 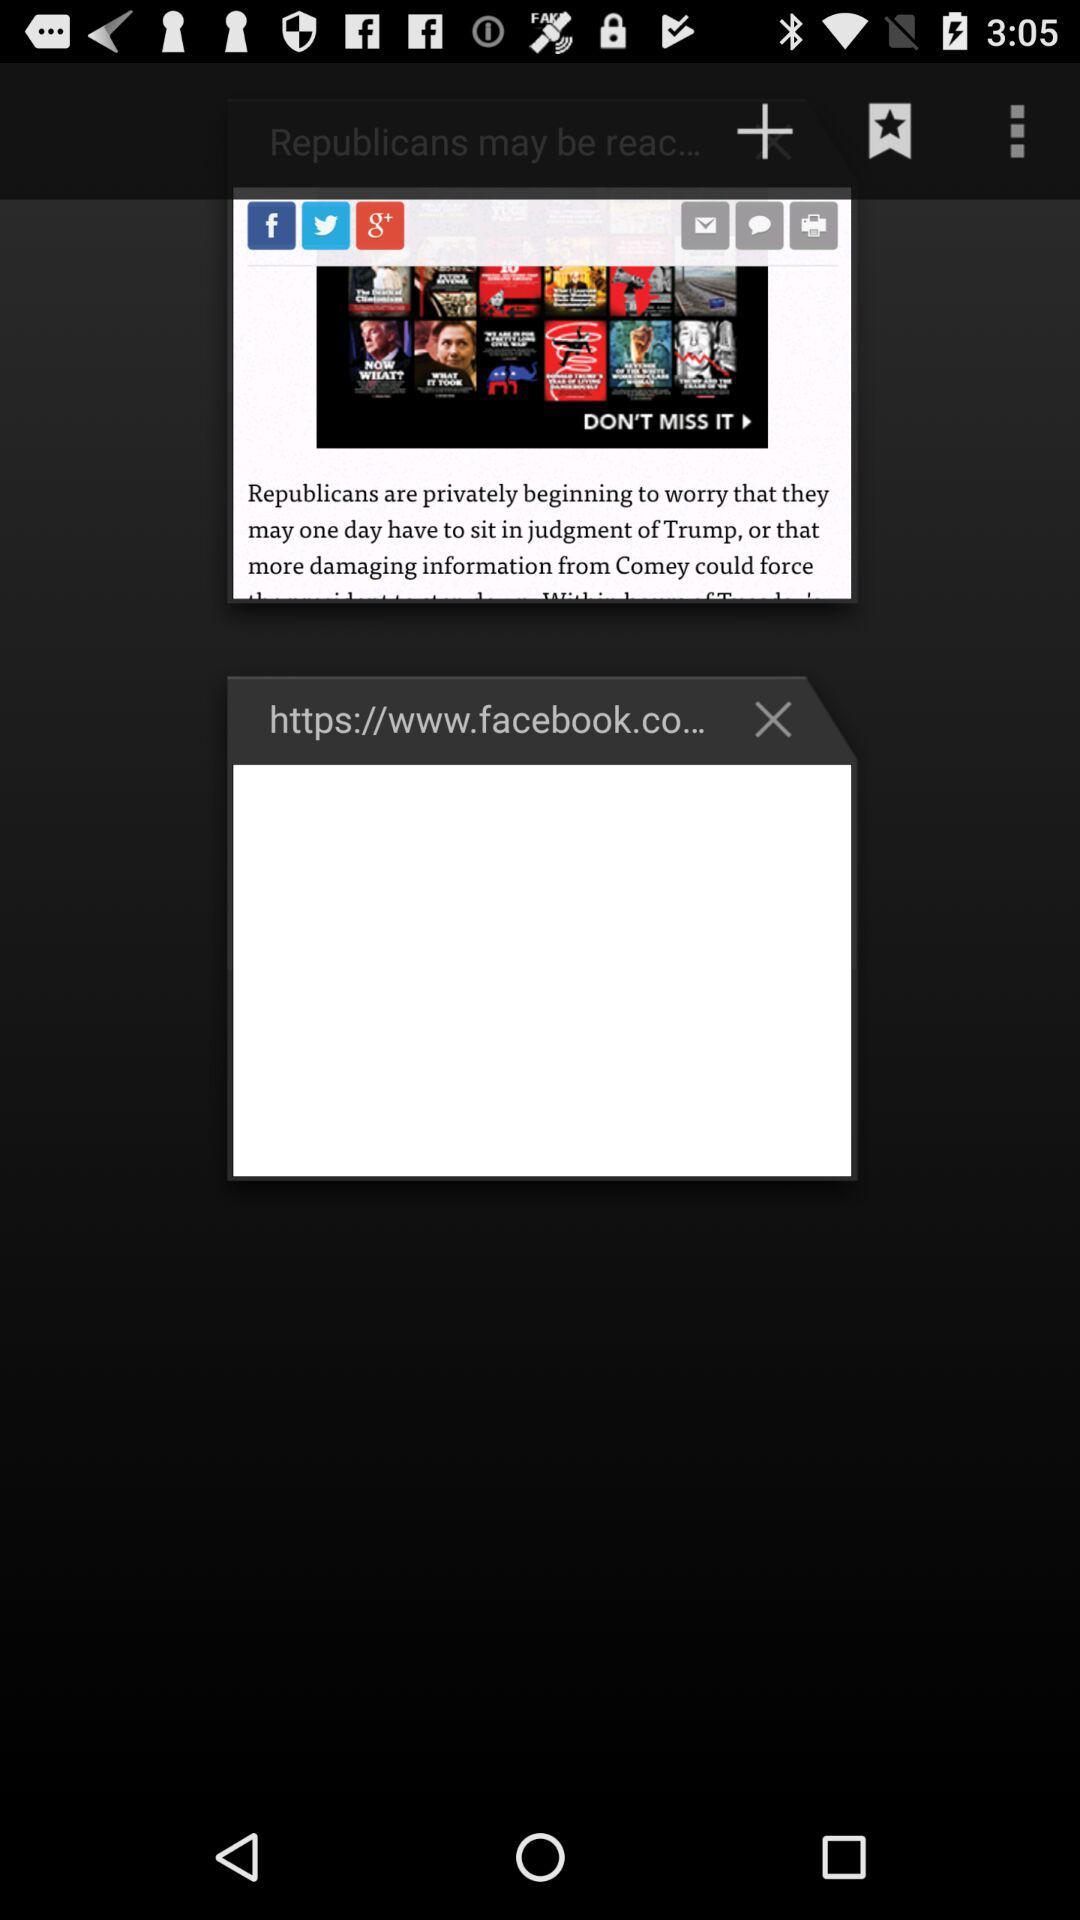 I want to click on the bookmark icon, so click(x=890, y=139).